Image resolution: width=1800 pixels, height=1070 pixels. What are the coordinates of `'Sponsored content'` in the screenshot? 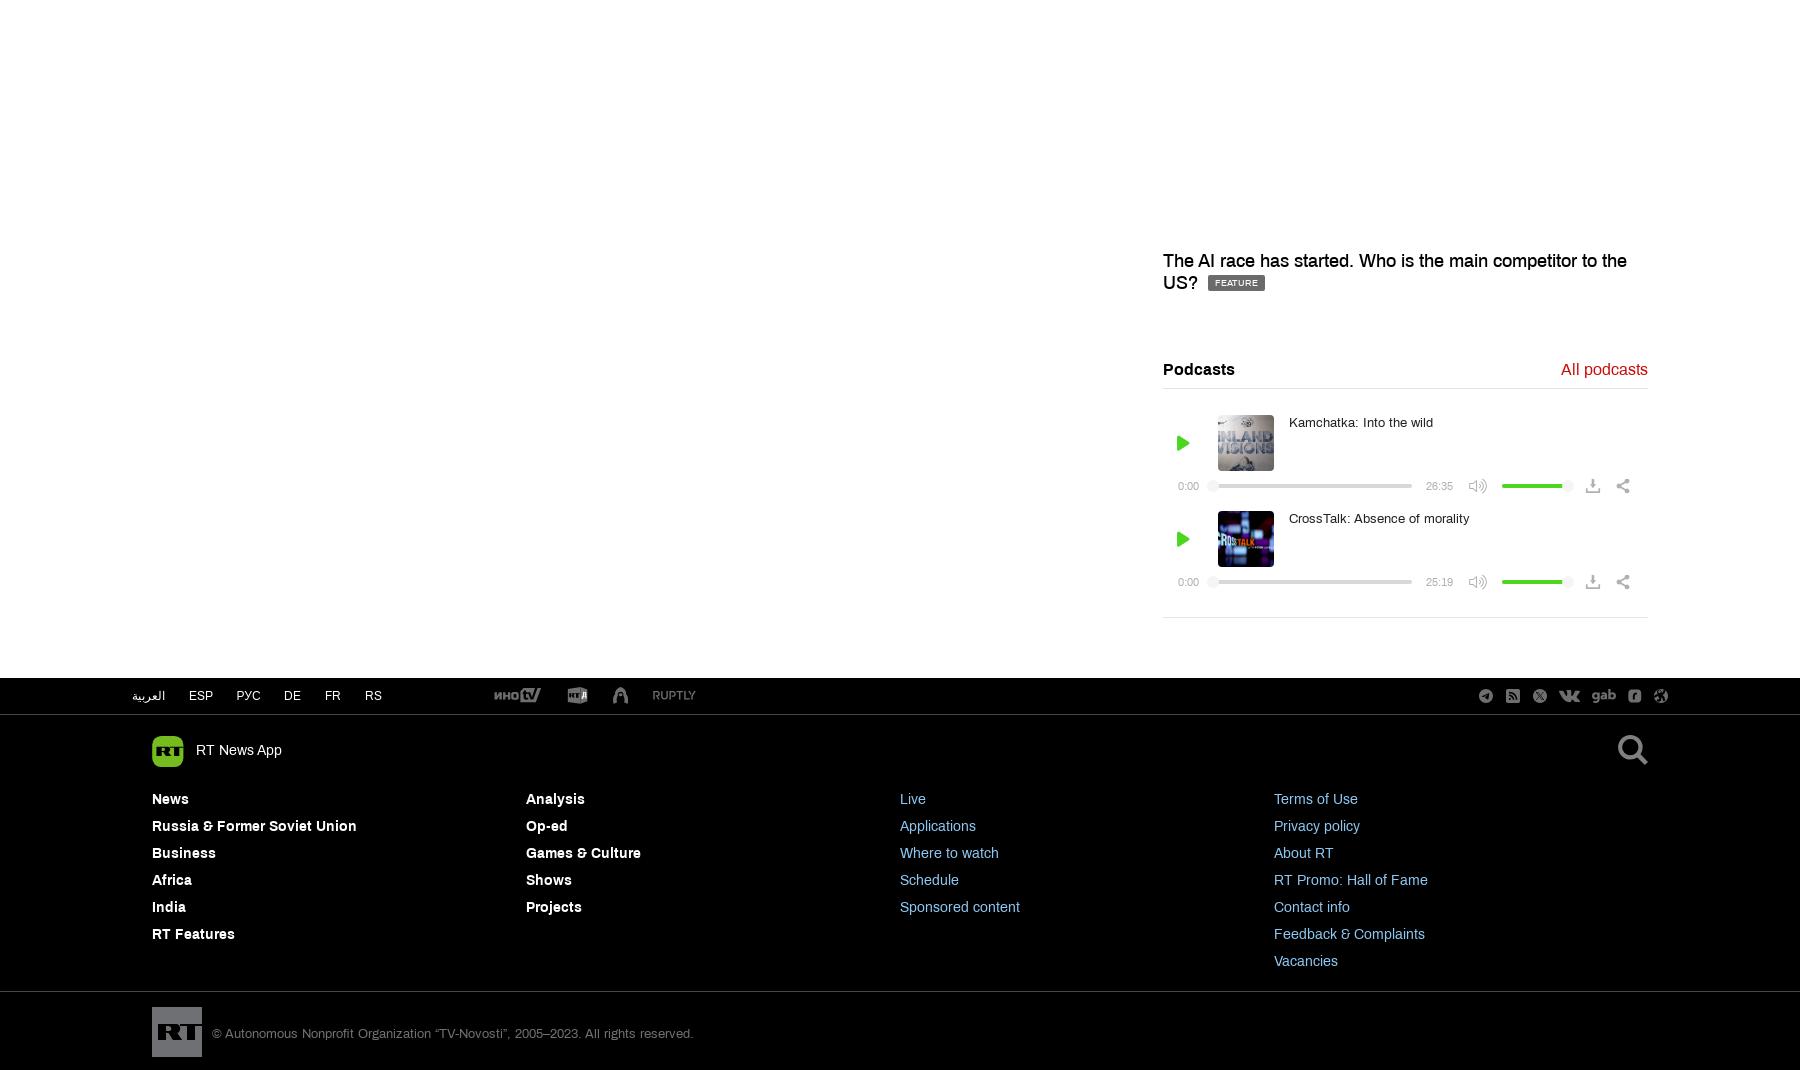 It's located at (958, 906).